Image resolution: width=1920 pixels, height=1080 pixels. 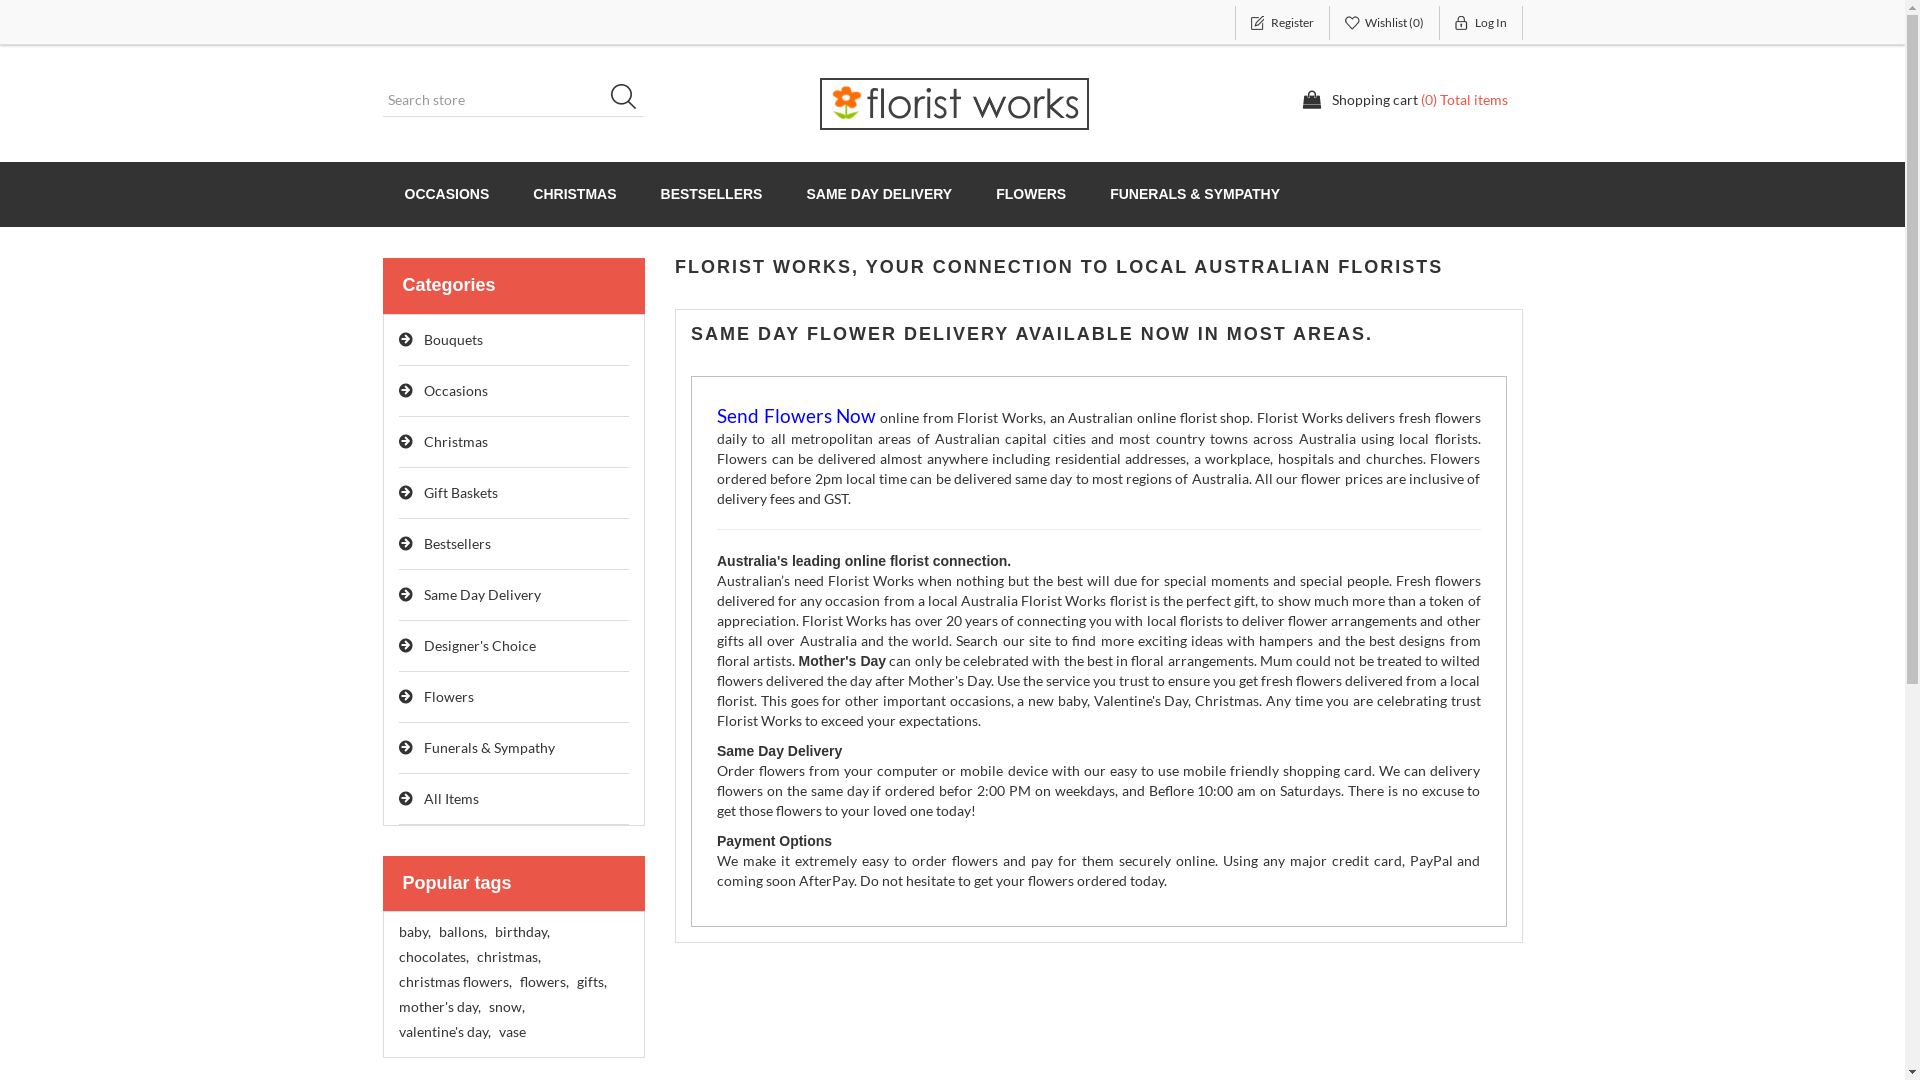 I want to click on 'BESTSELLERS', so click(x=711, y=194).